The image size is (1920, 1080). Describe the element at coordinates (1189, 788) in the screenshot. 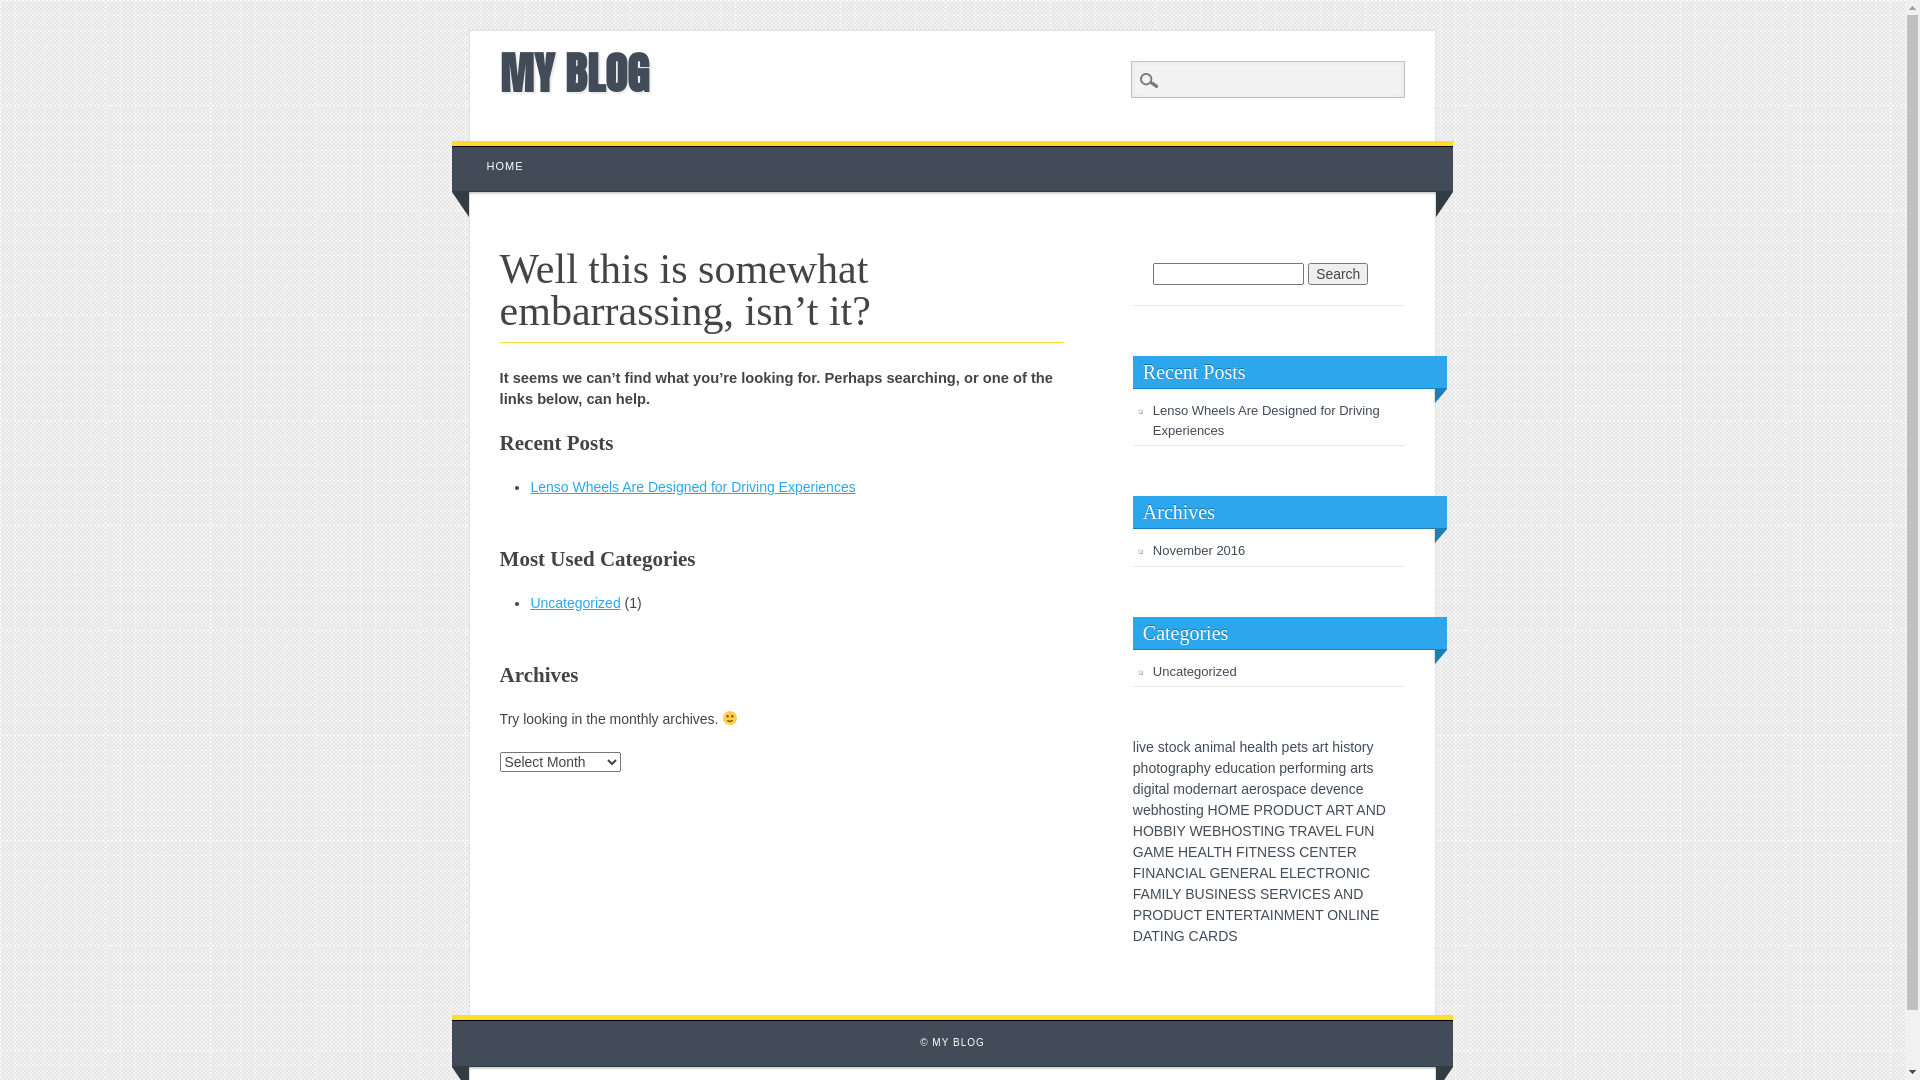

I see `'o'` at that location.